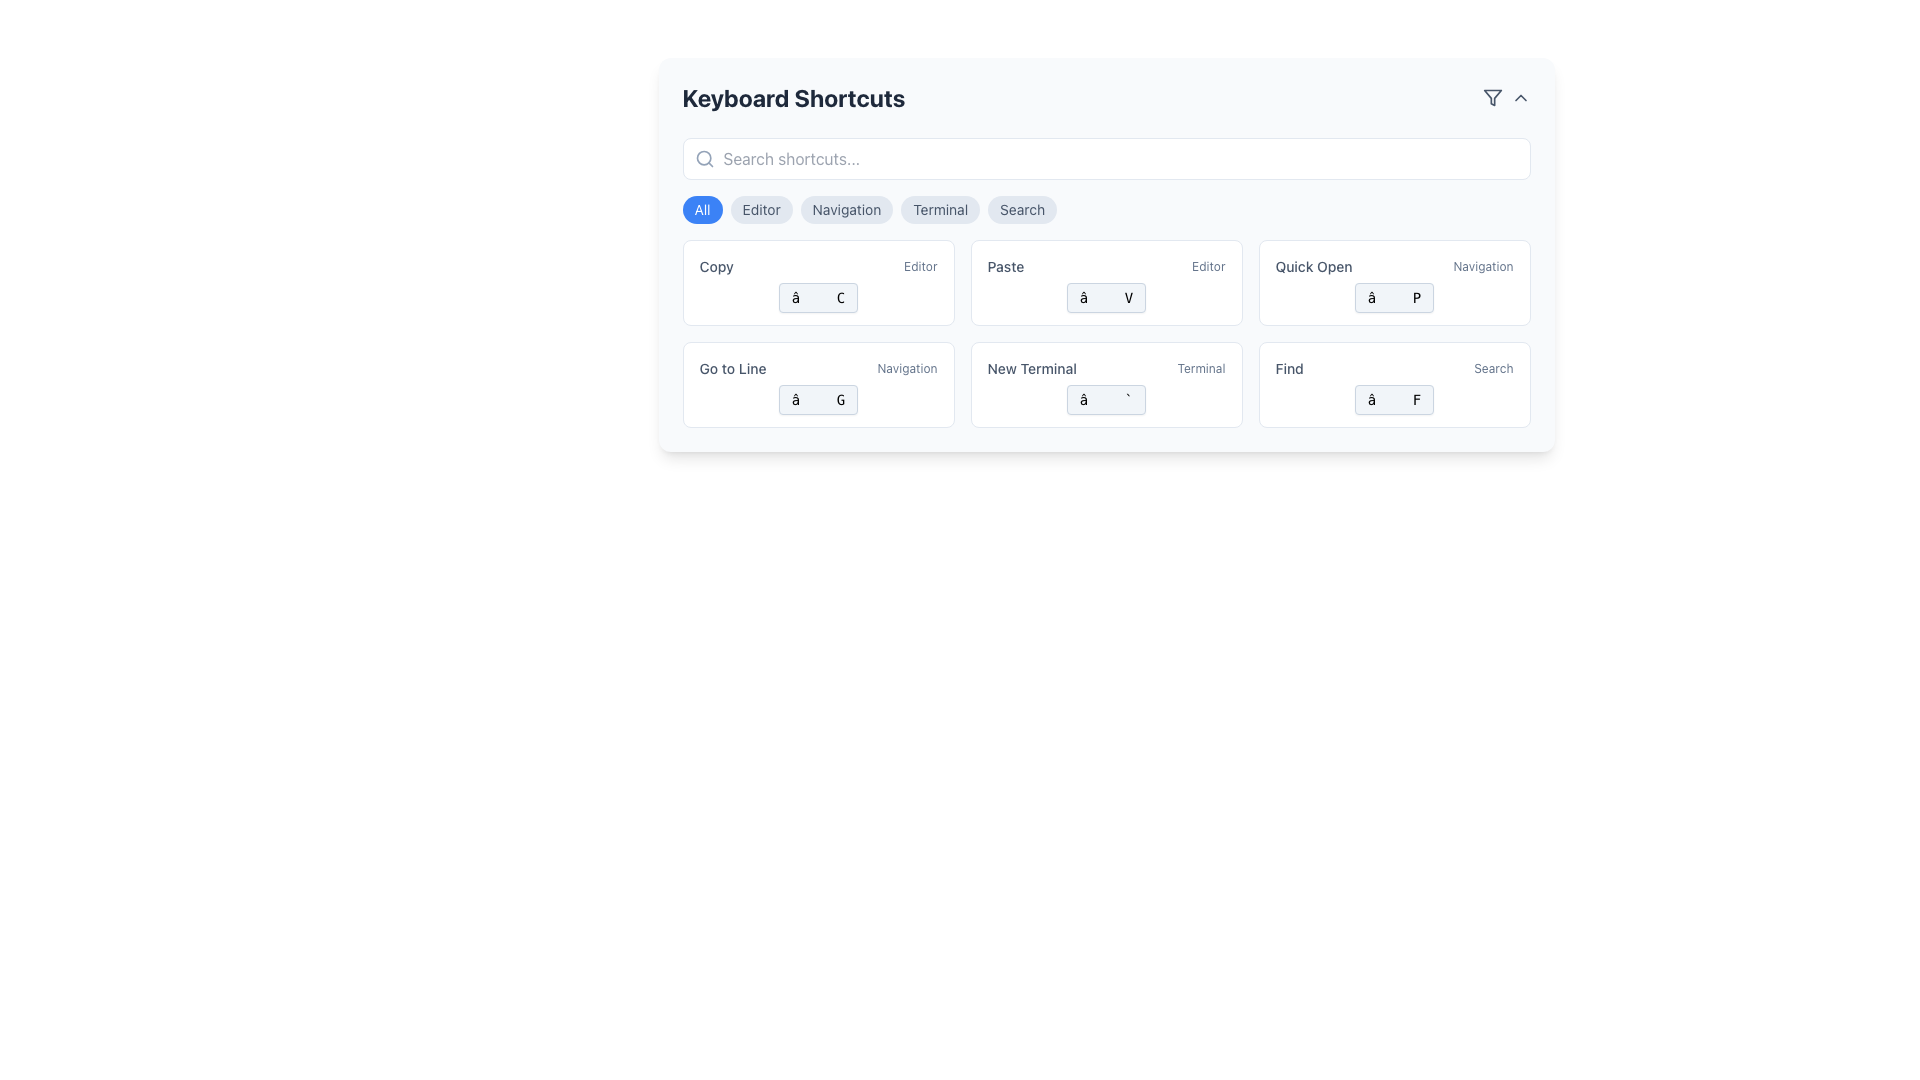 The image size is (1920, 1080). What do you see at coordinates (818, 385) in the screenshot?
I see `the 'Go to Line' shortcut card, which features a white background, a bold title, and a blue button-like area with '⌘ G' at the bottom, to focus on it` at bounding box center [818, 385].